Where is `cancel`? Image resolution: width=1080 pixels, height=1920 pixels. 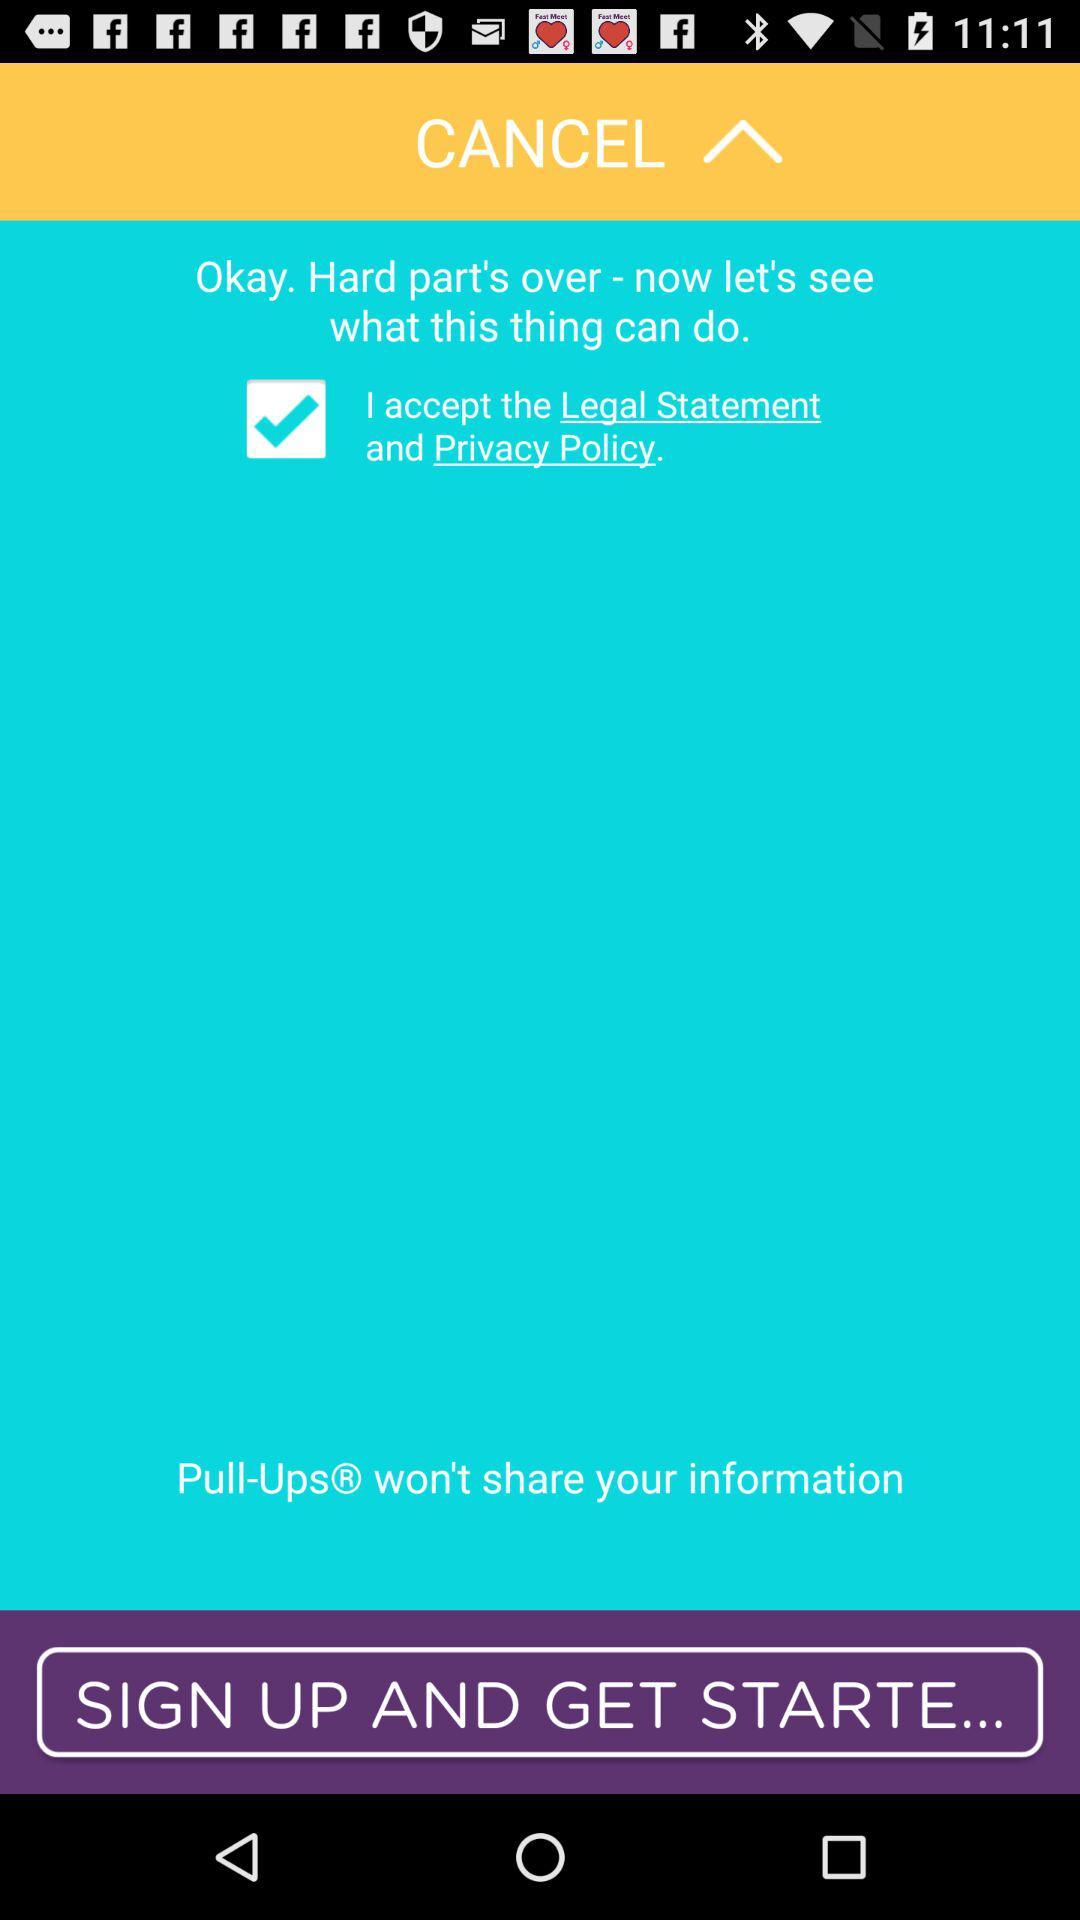 cancel is located at coordinates (540, 140).